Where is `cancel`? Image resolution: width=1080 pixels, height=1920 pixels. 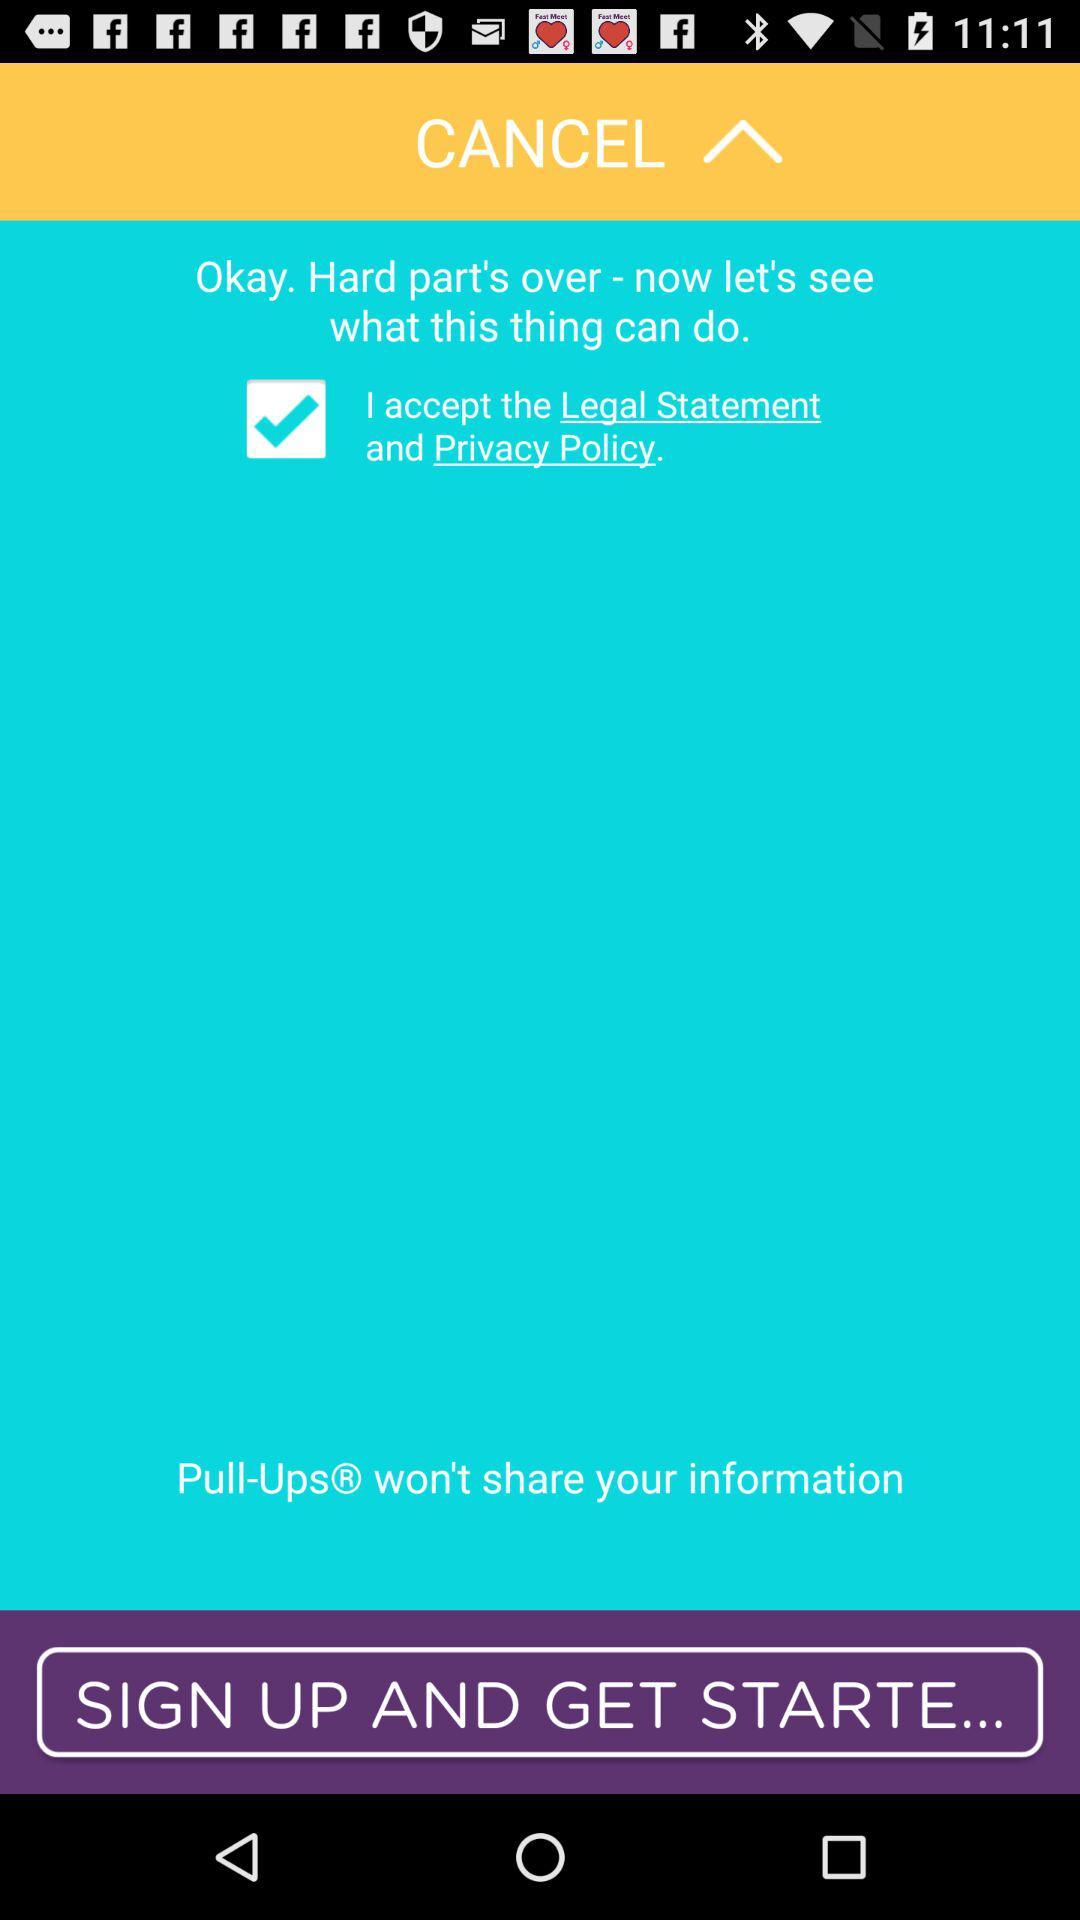 cancel is located at coordinates (540, 140).